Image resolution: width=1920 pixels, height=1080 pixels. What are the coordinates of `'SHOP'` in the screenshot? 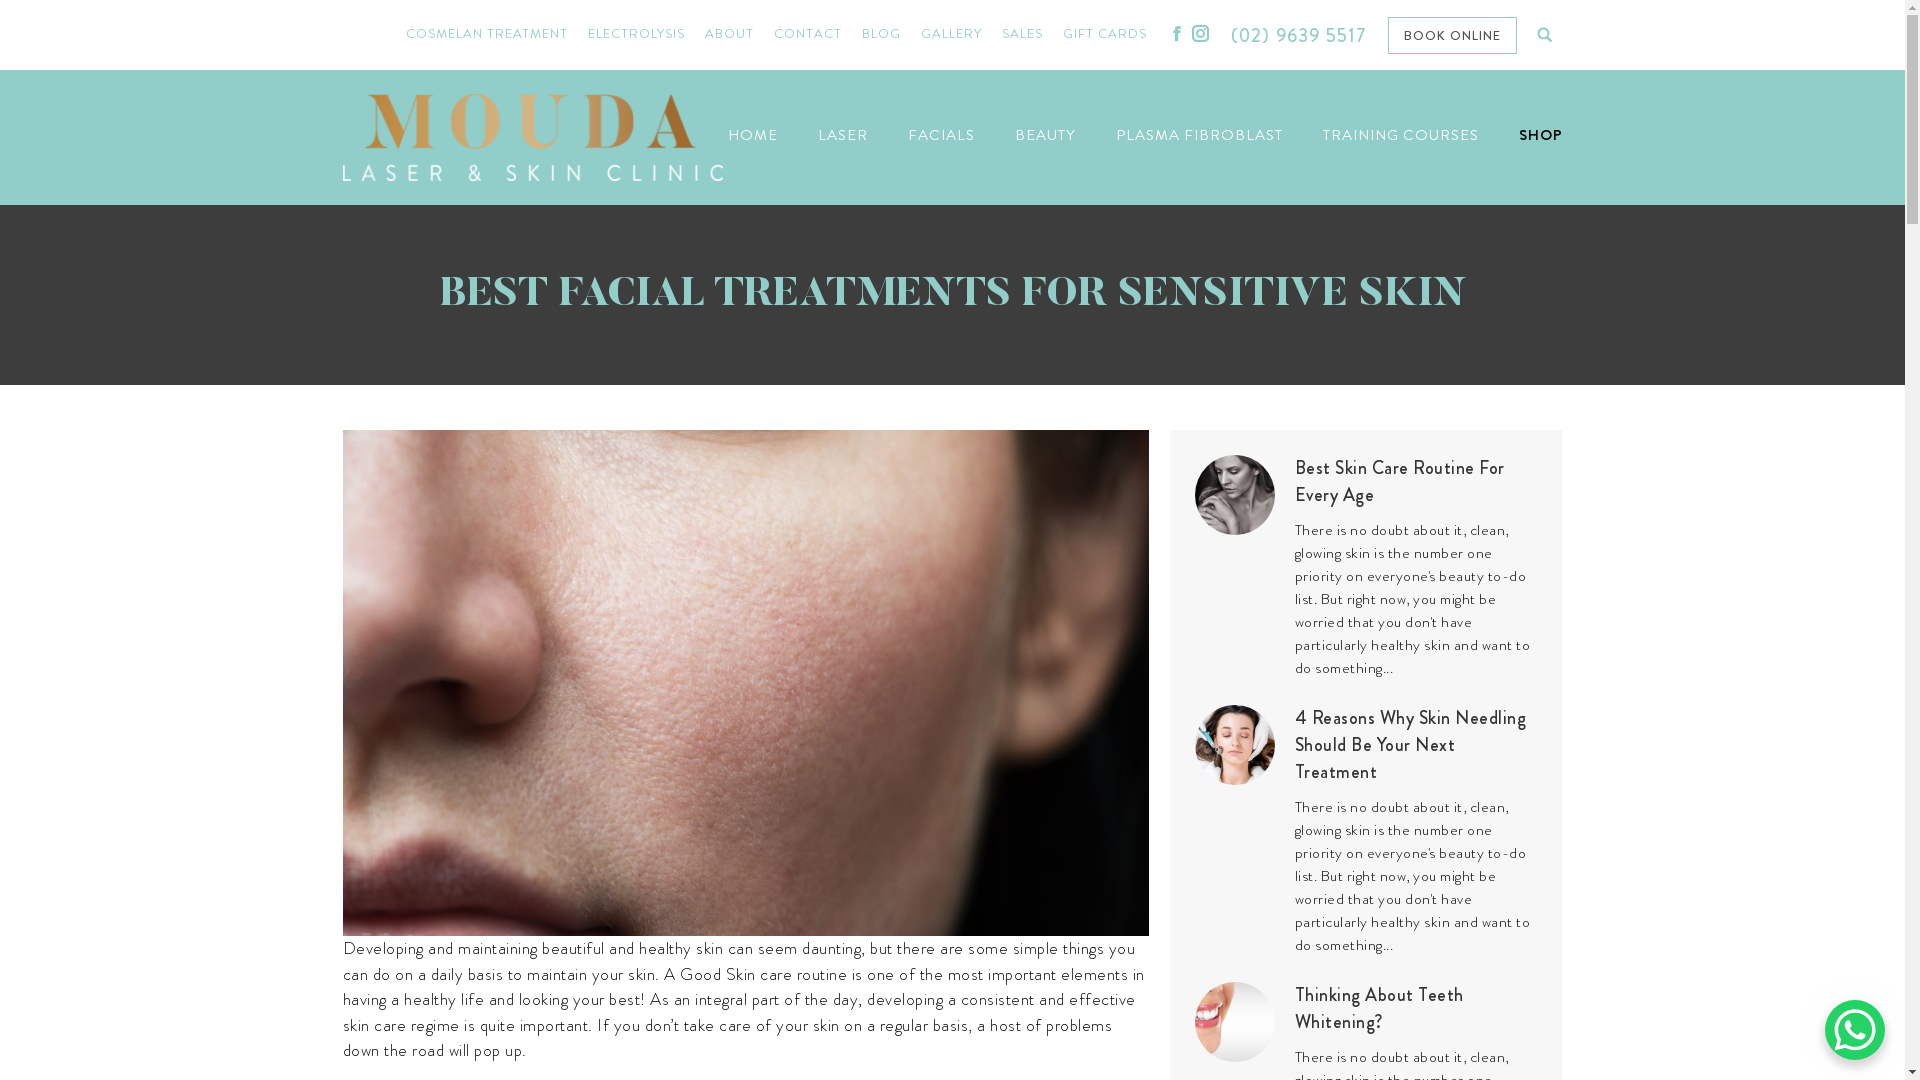 It's located at (1539, 135).